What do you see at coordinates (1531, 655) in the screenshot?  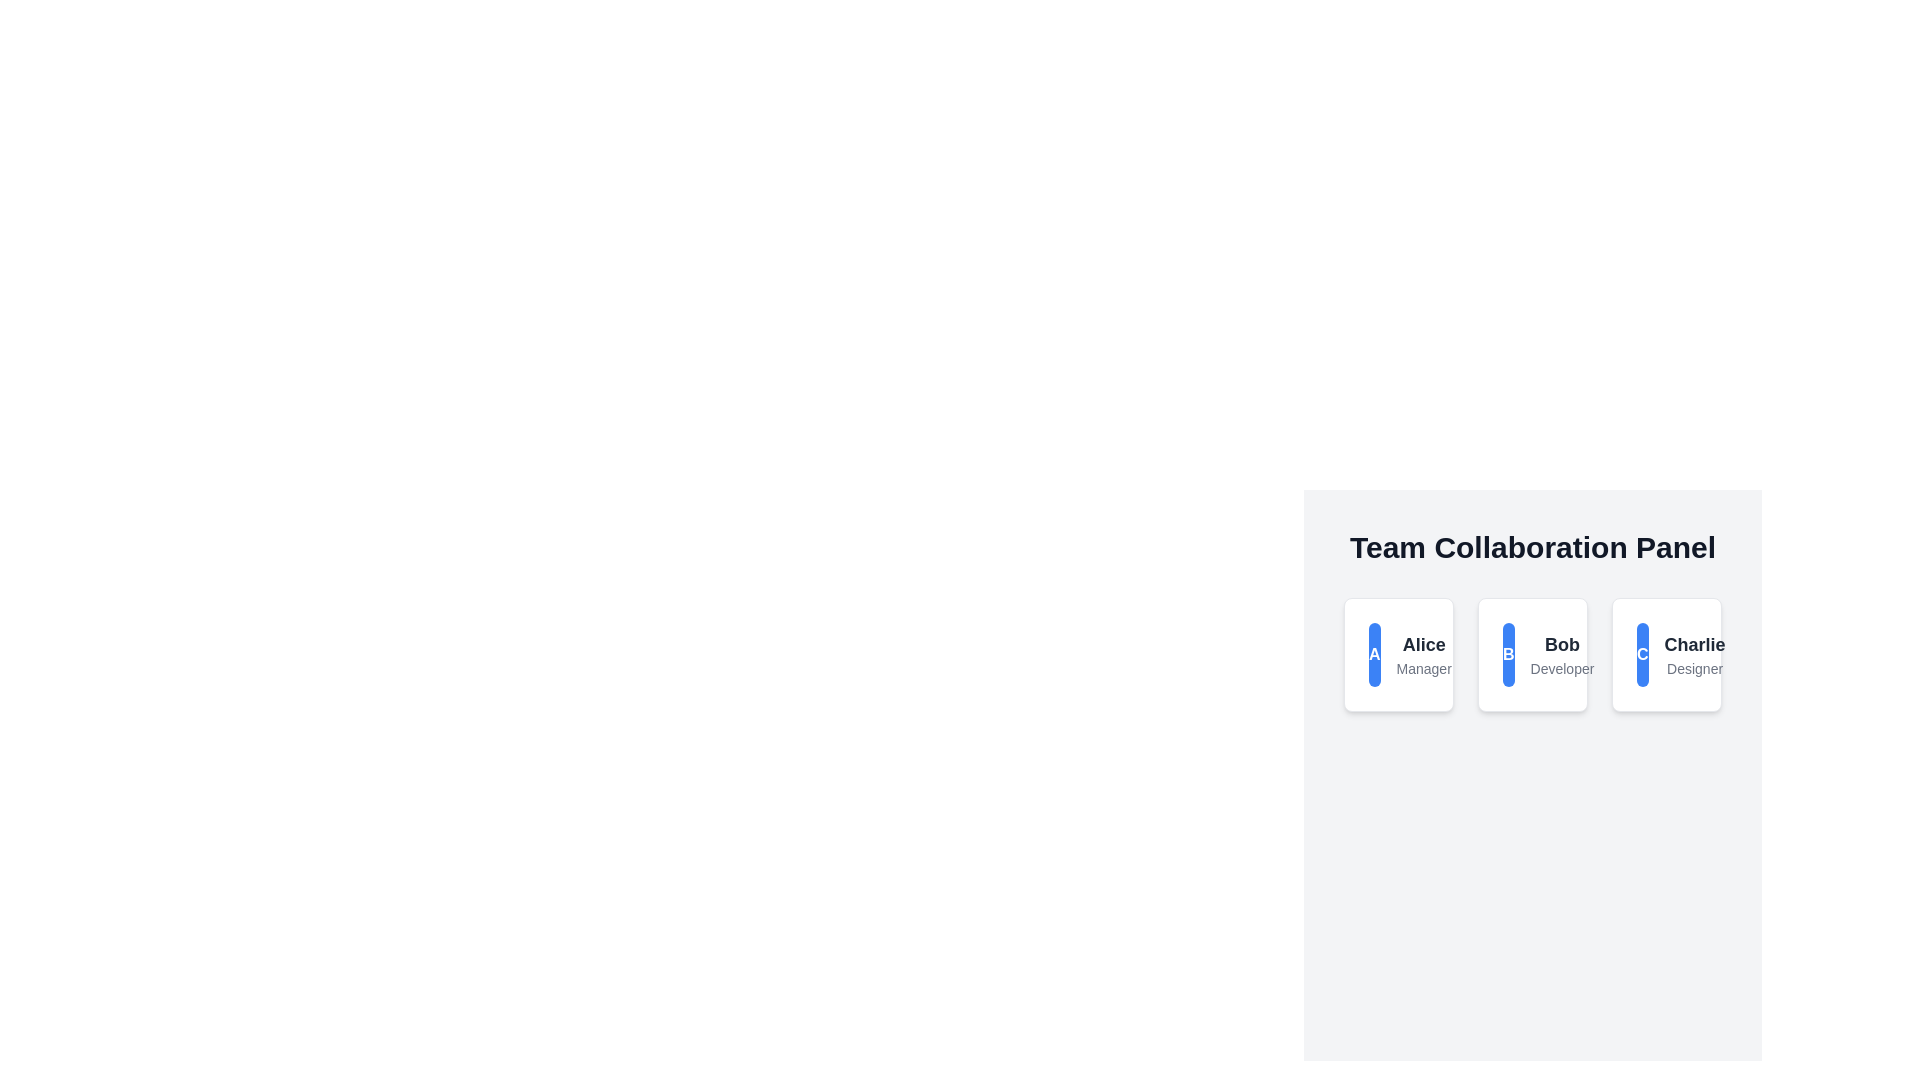 I see `the user profile card for 'Bob', which features a circular blue badge with a white 'B' and the text 'Bob' in bold followed by 'Developer' underneath, to edit user details` at bounding box center [1531, 655].